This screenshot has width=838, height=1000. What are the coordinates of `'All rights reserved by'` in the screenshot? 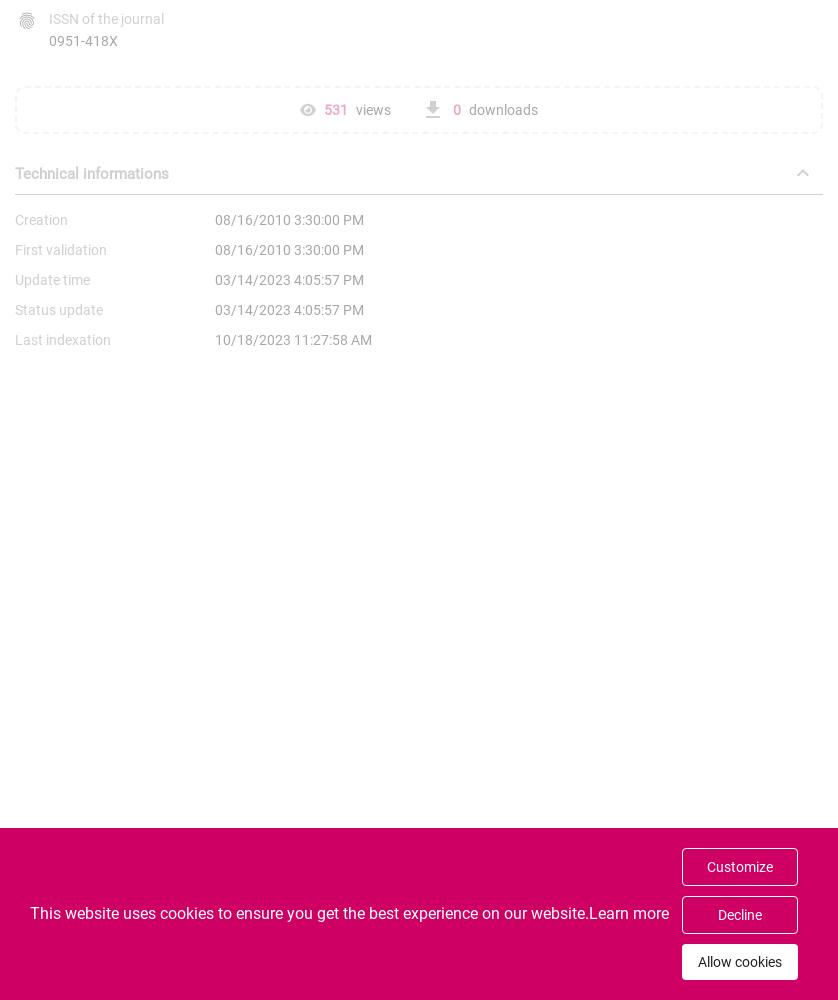 It's located at (292, 977).